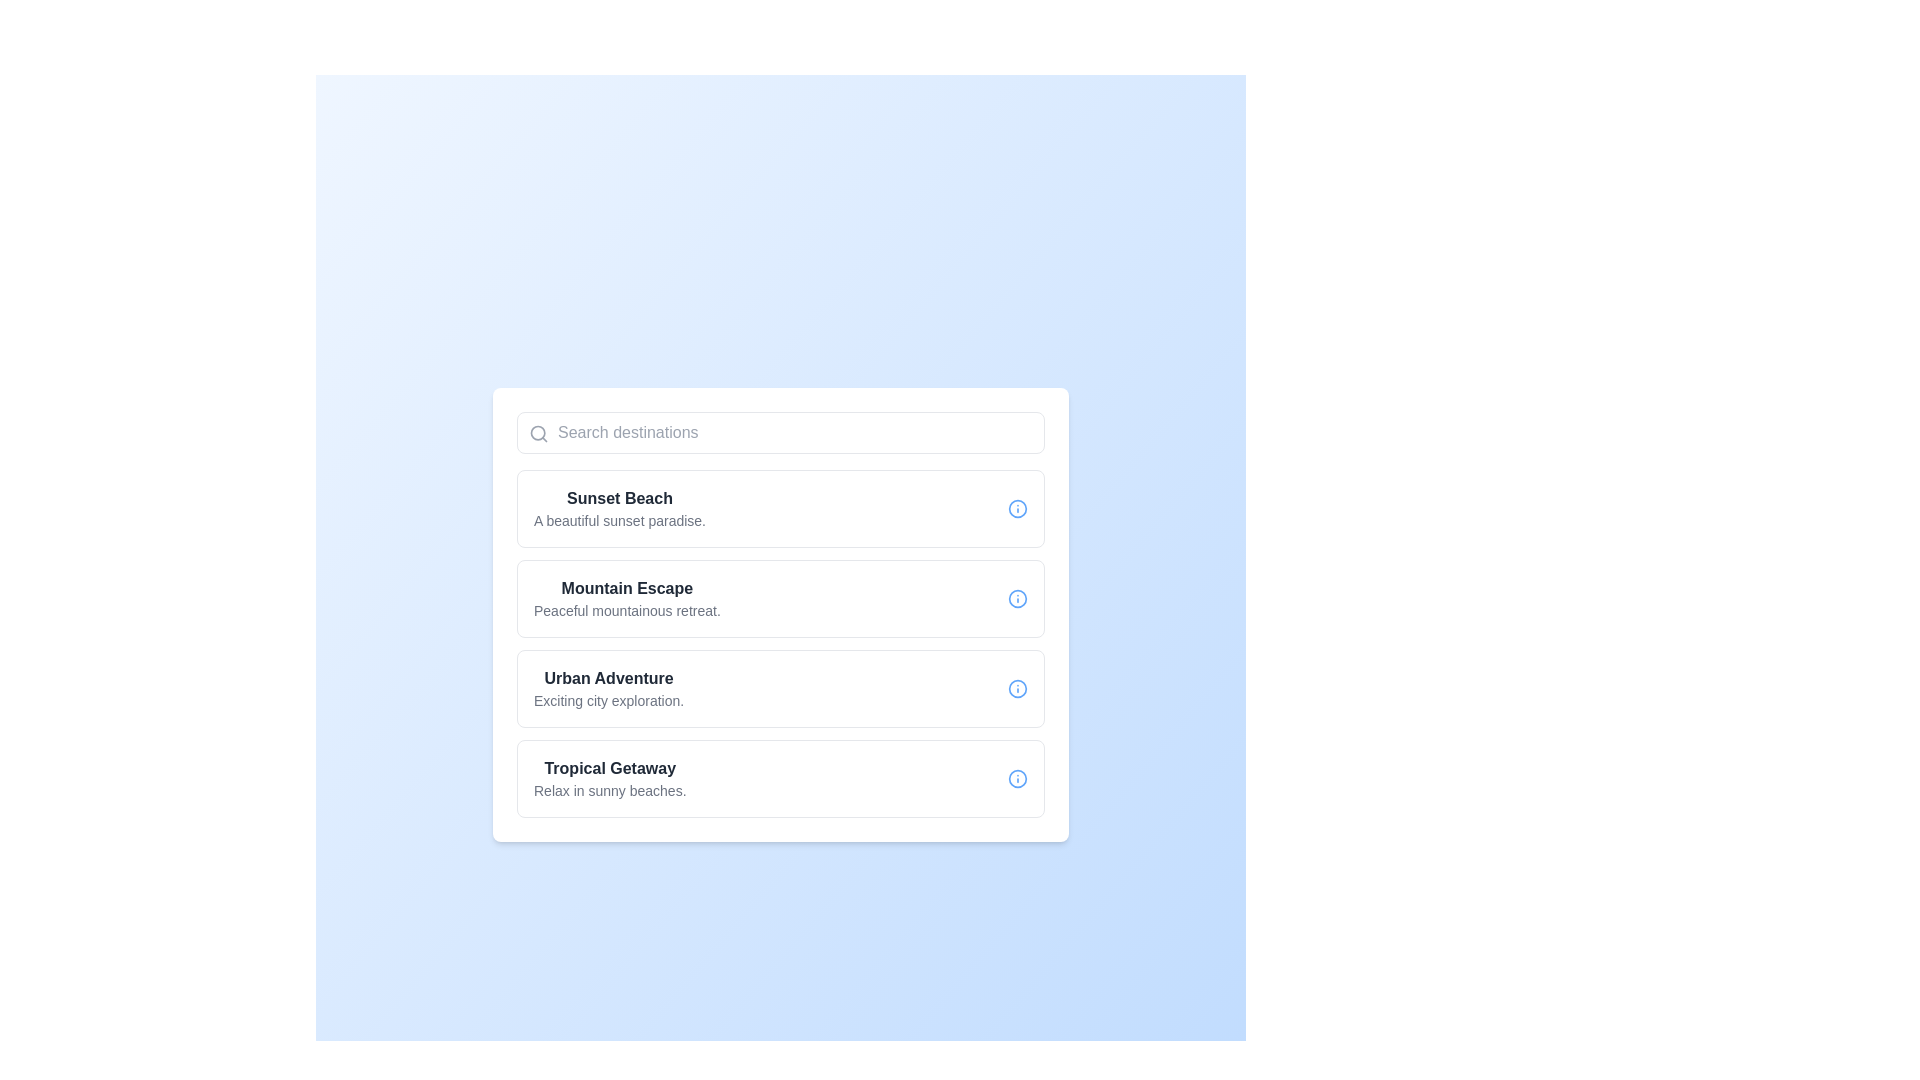 This screenshot has height=1080, width=1920. Describe the element at coordinates (609, 767) in the screenshot. I see `the static text label that displays the title or name of the destination option, which is the fourth item in a vertical stack of destination options, located directly above the descriptive text 'Relax in sunny beaches.'` at that location.